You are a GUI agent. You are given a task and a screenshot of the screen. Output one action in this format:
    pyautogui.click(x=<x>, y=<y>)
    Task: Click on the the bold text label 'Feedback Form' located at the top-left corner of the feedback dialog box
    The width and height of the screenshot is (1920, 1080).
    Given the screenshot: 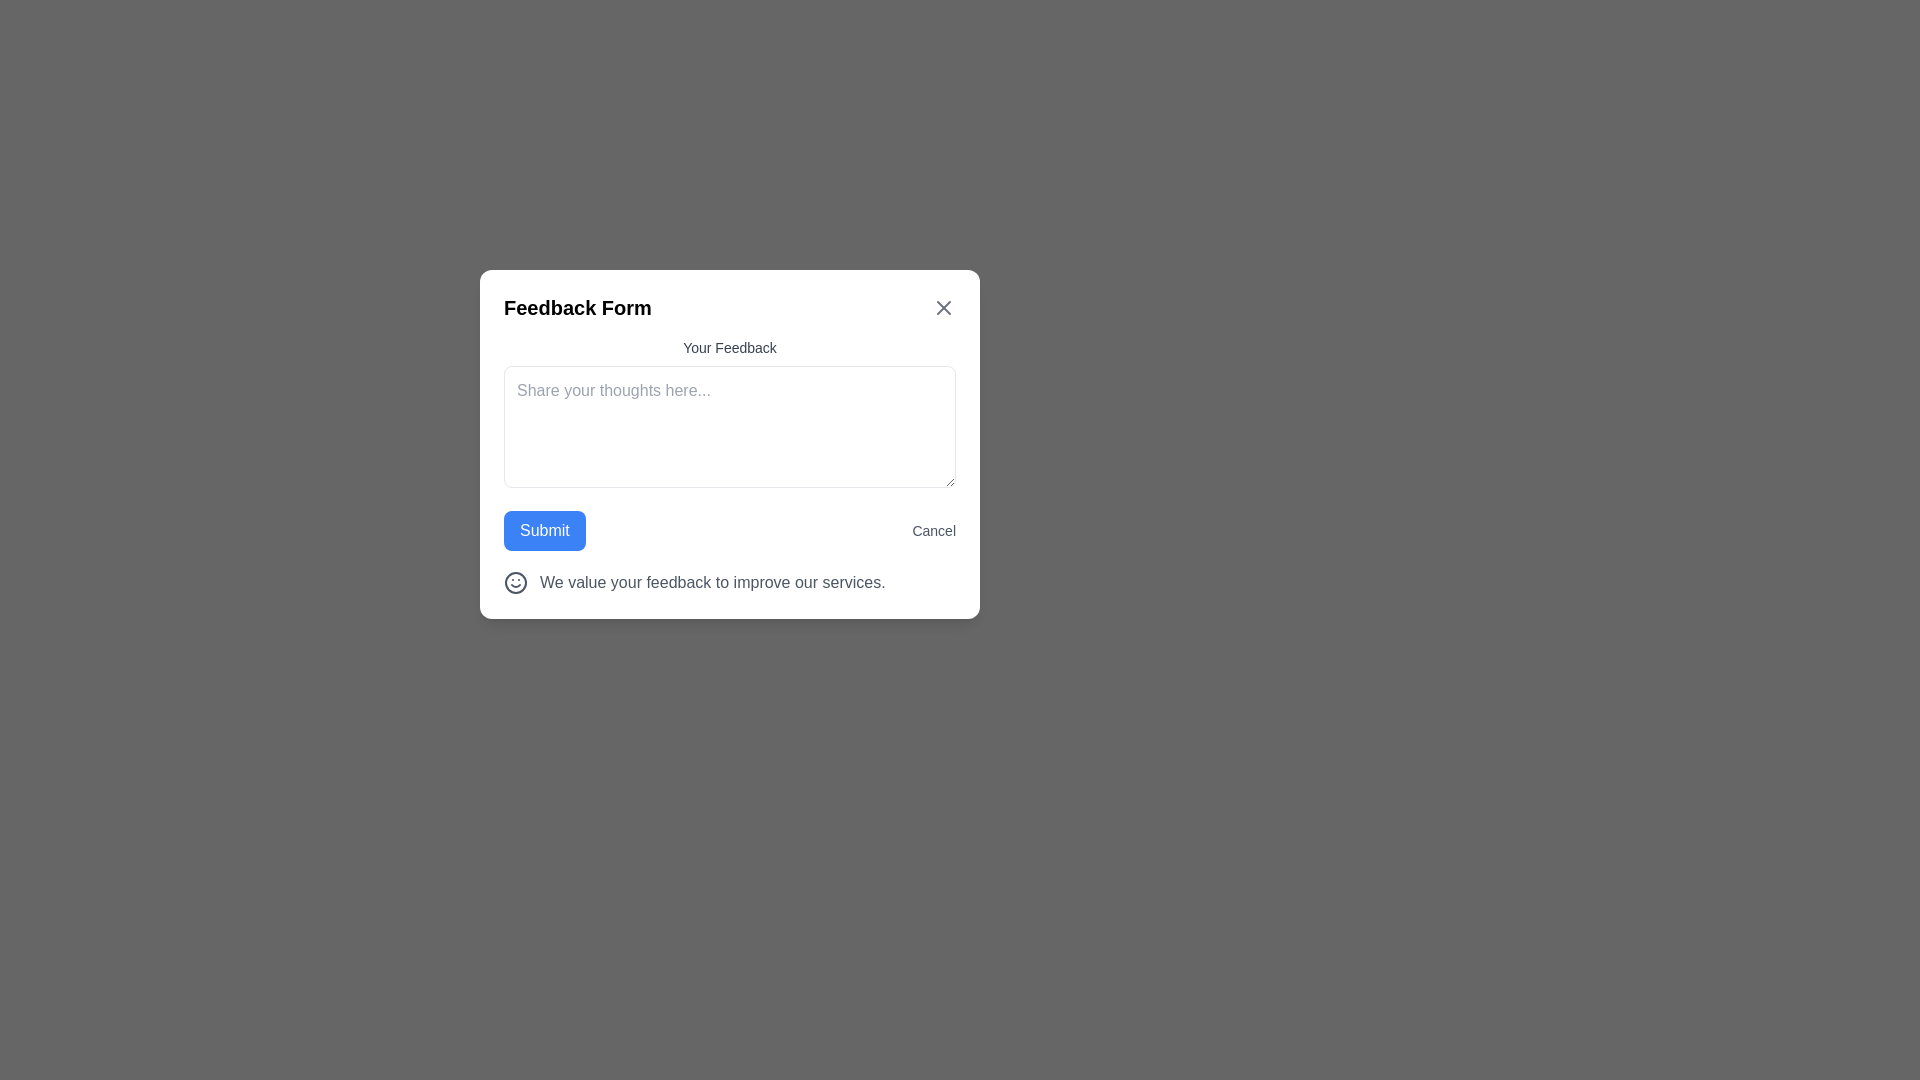 What is the action you would take?
    pyautogui.click(x=576, y=308)
    